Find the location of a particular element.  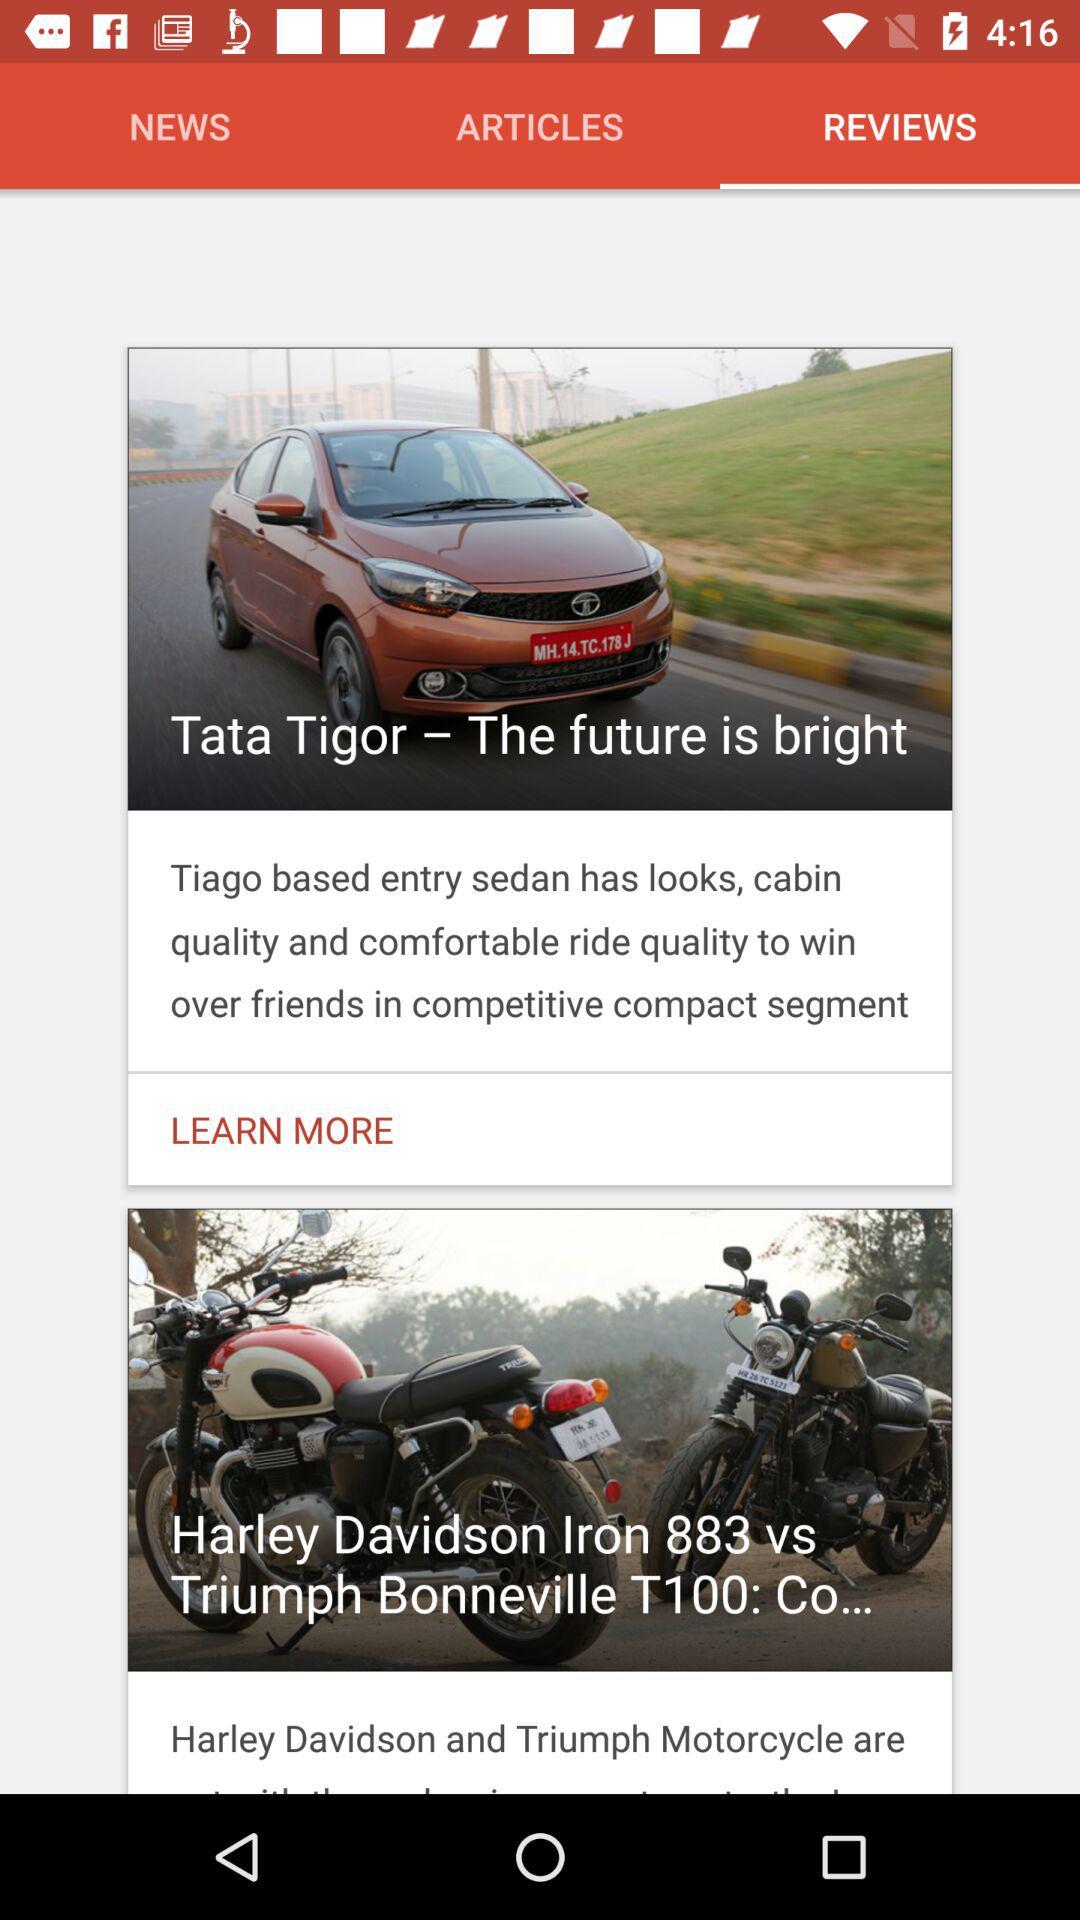

the image which is below learn more is located at coordinates (540, 1495).